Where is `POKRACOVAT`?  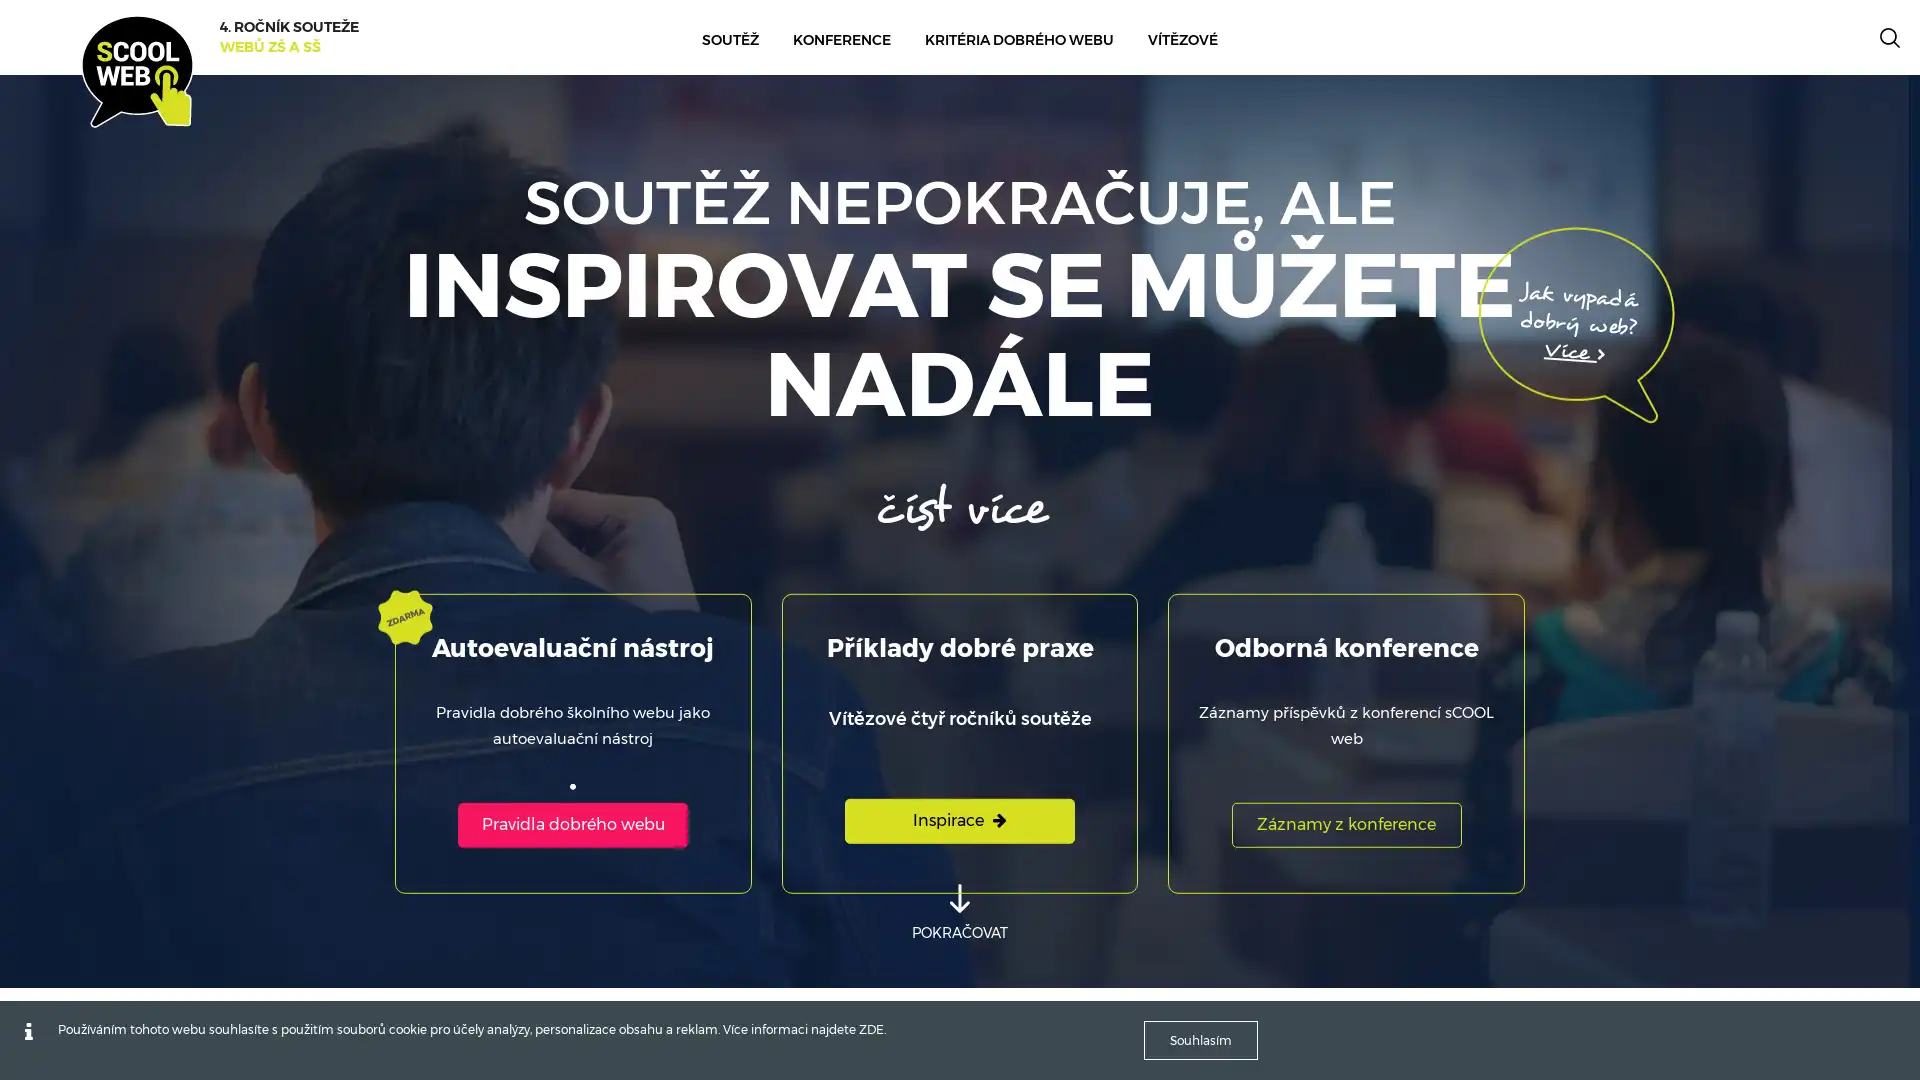 POKRACOVAT is located at coordinates (960, 913).